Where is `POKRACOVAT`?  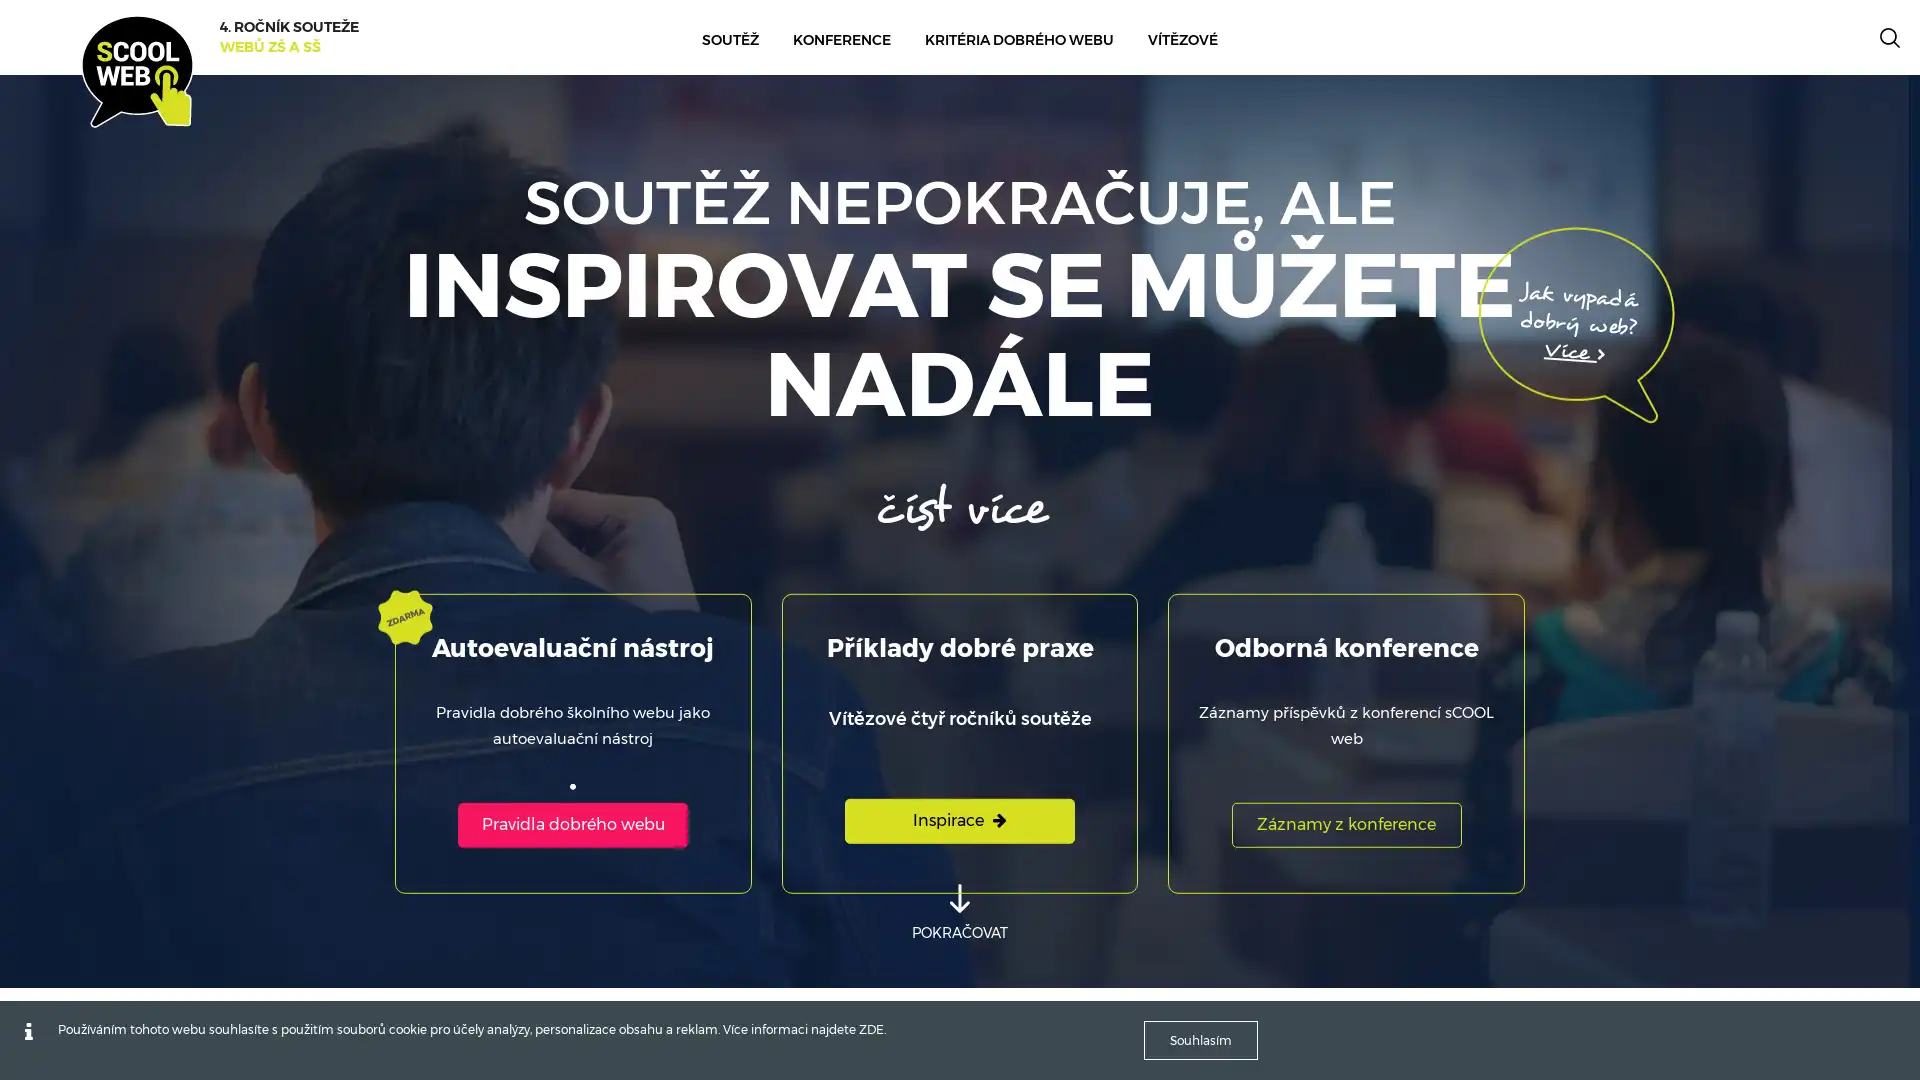 POKRACOVAT is located at coordinates (960, 913).